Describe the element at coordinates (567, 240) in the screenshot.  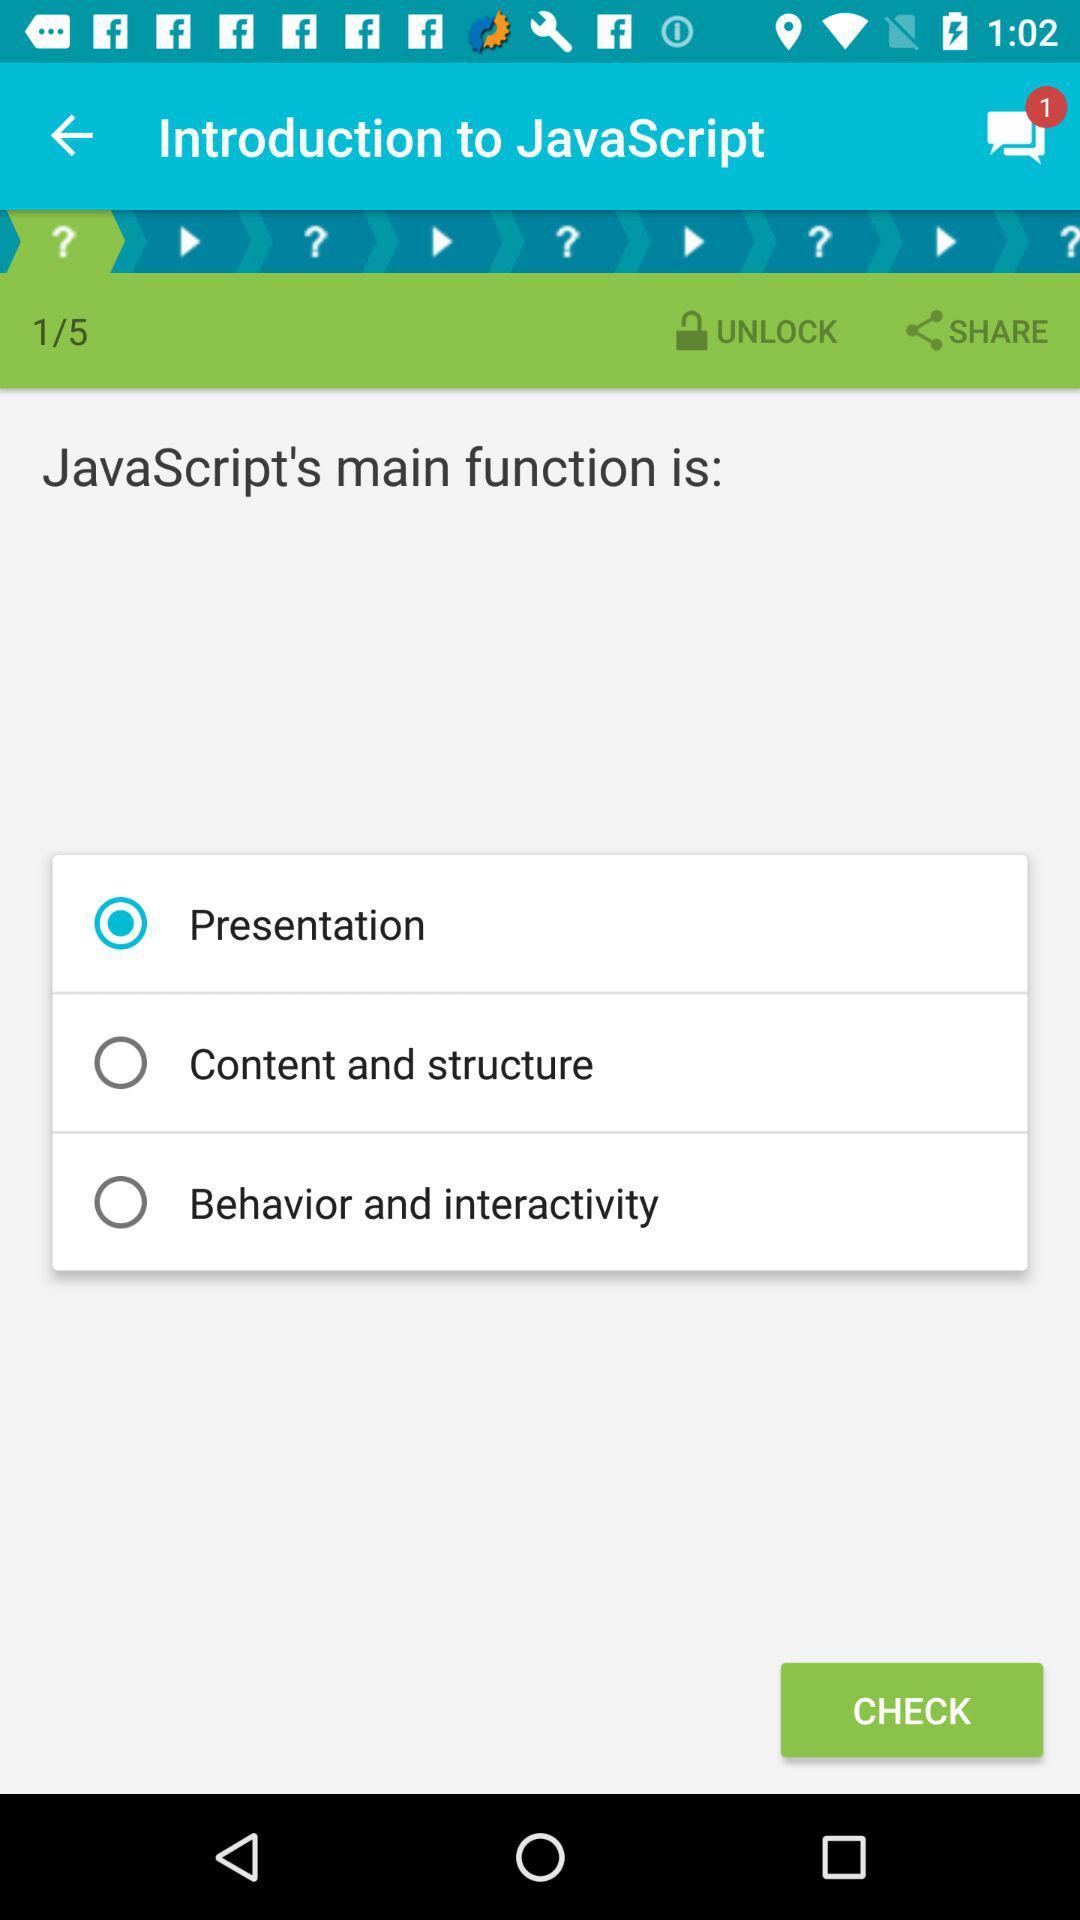
I see `jump to question` at that location.